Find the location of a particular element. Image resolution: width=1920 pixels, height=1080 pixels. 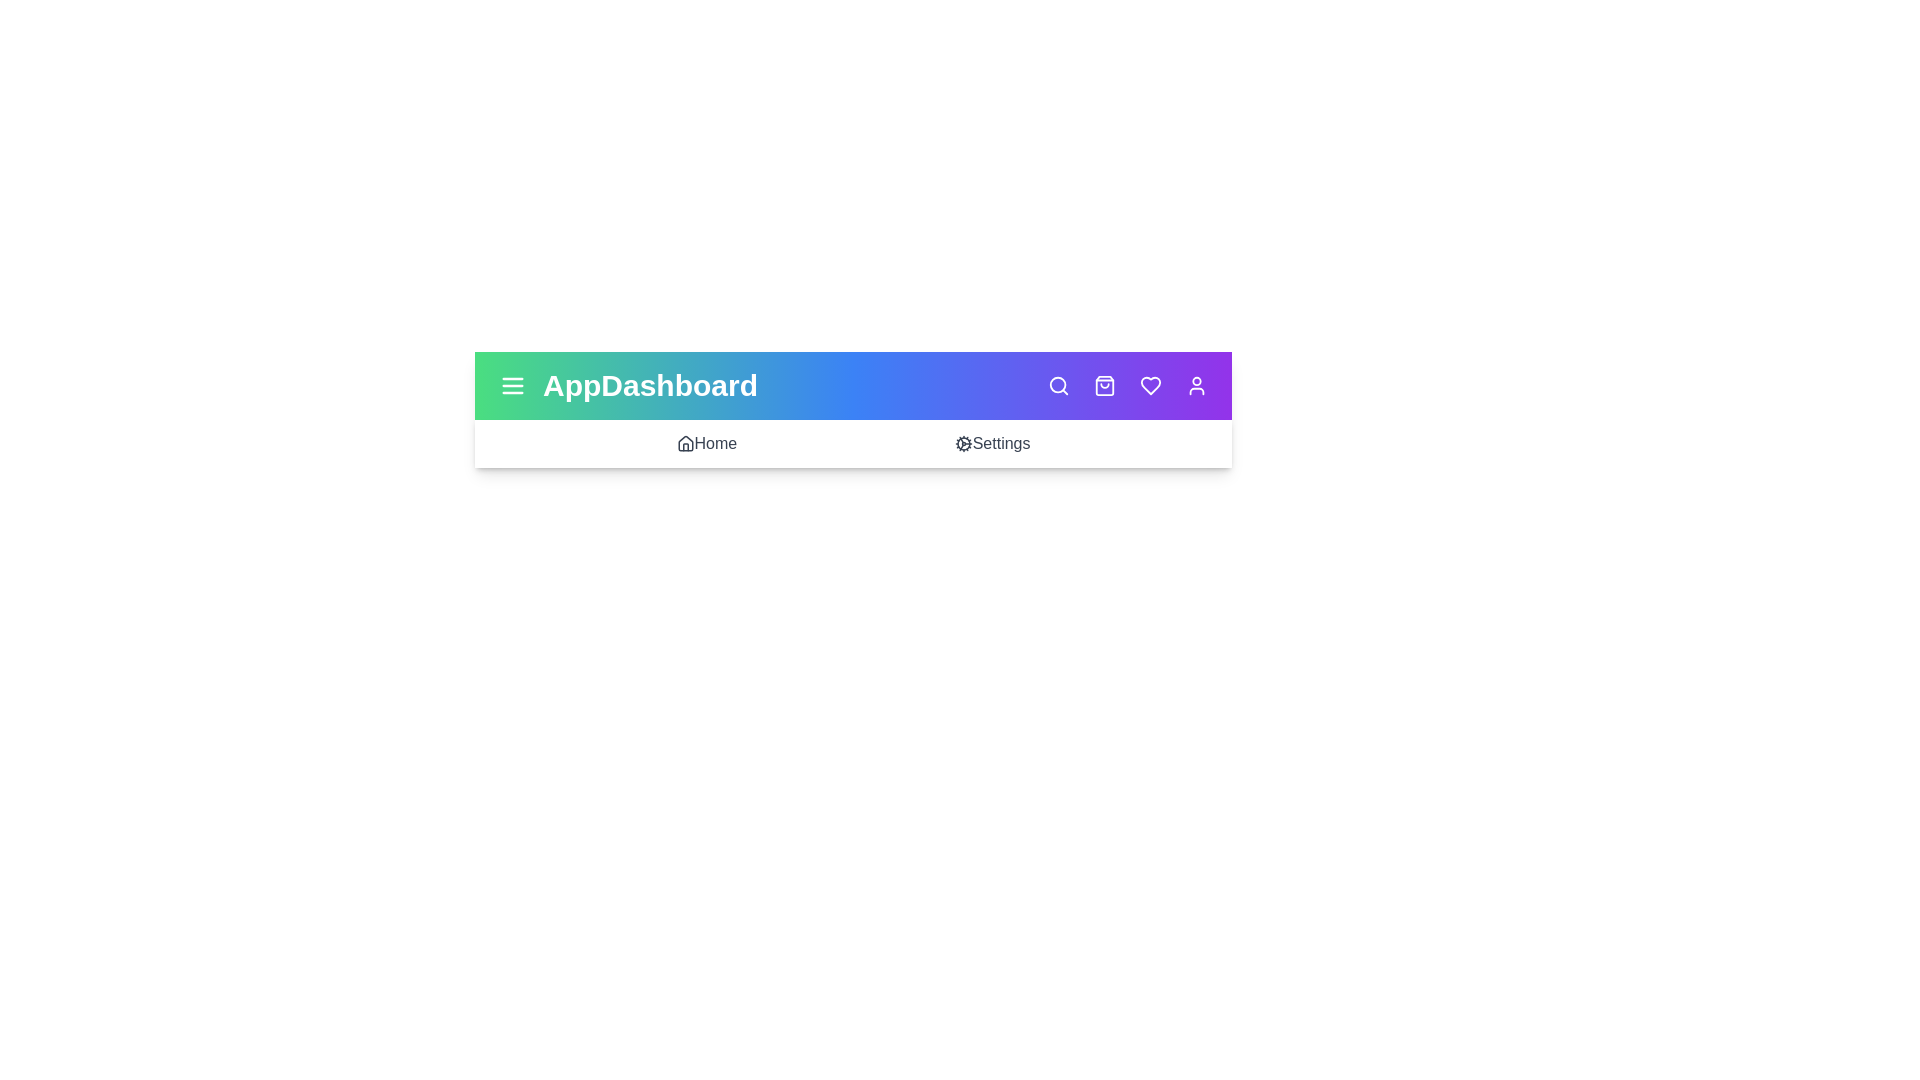

the text 'AppDashboard' to select it is located at coordinates (649, 385).